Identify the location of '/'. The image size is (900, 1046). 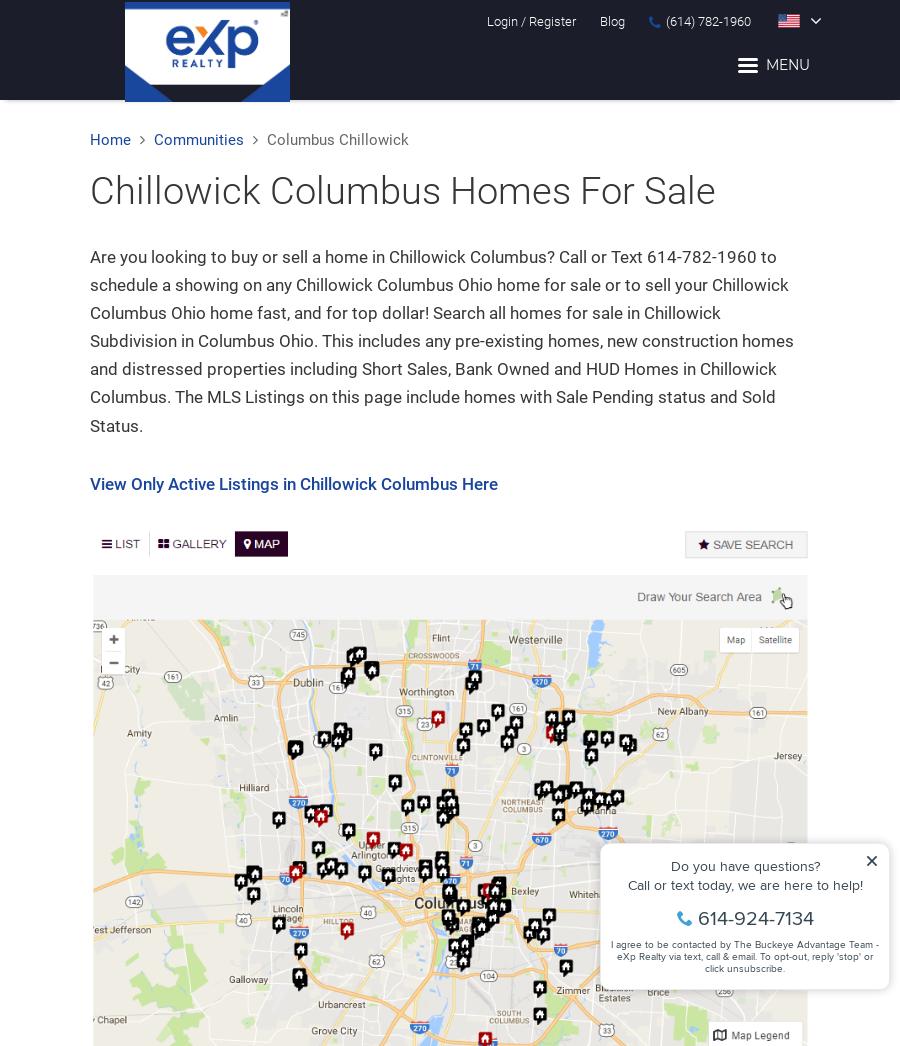
(522, 20).